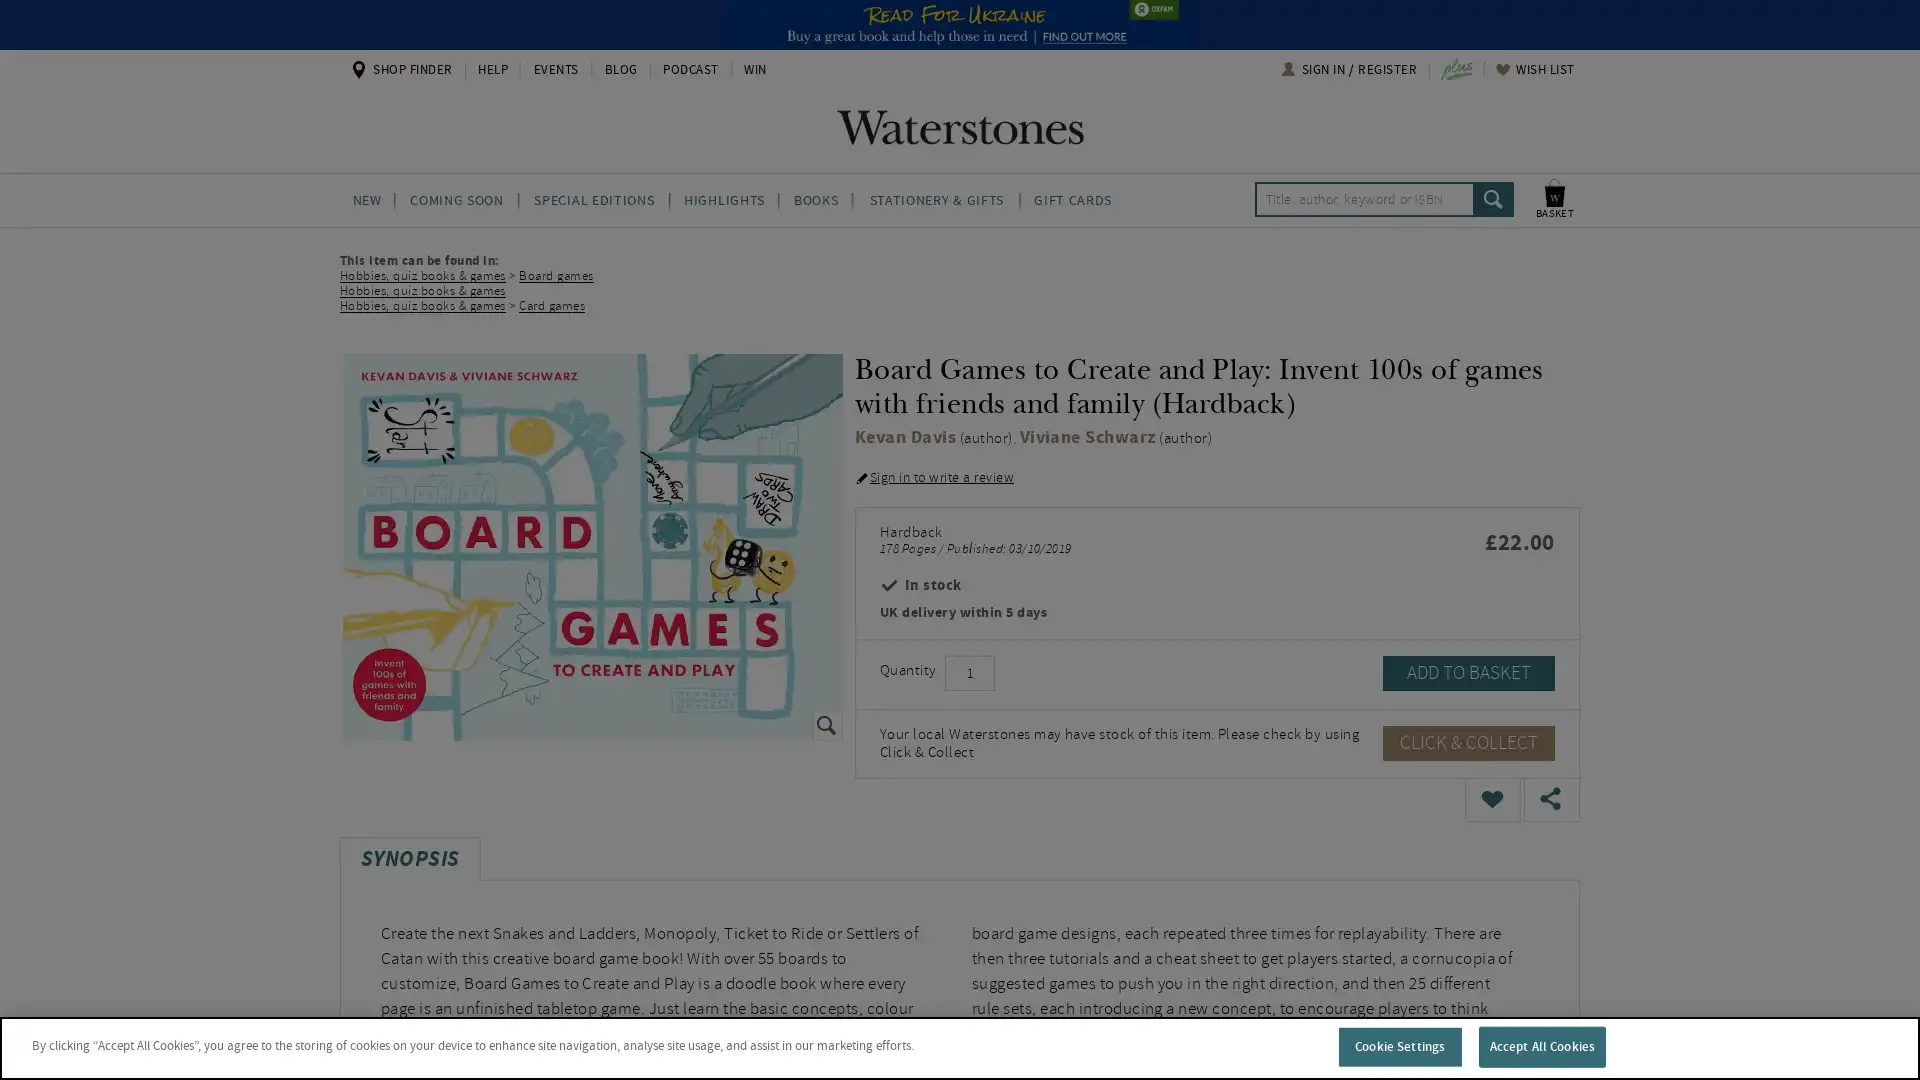 This screenshot has width=1920, height=1080. Describe the element at coordinates (1540, 1045) in the screenshot. I see `Accept All Cookies` at that location.